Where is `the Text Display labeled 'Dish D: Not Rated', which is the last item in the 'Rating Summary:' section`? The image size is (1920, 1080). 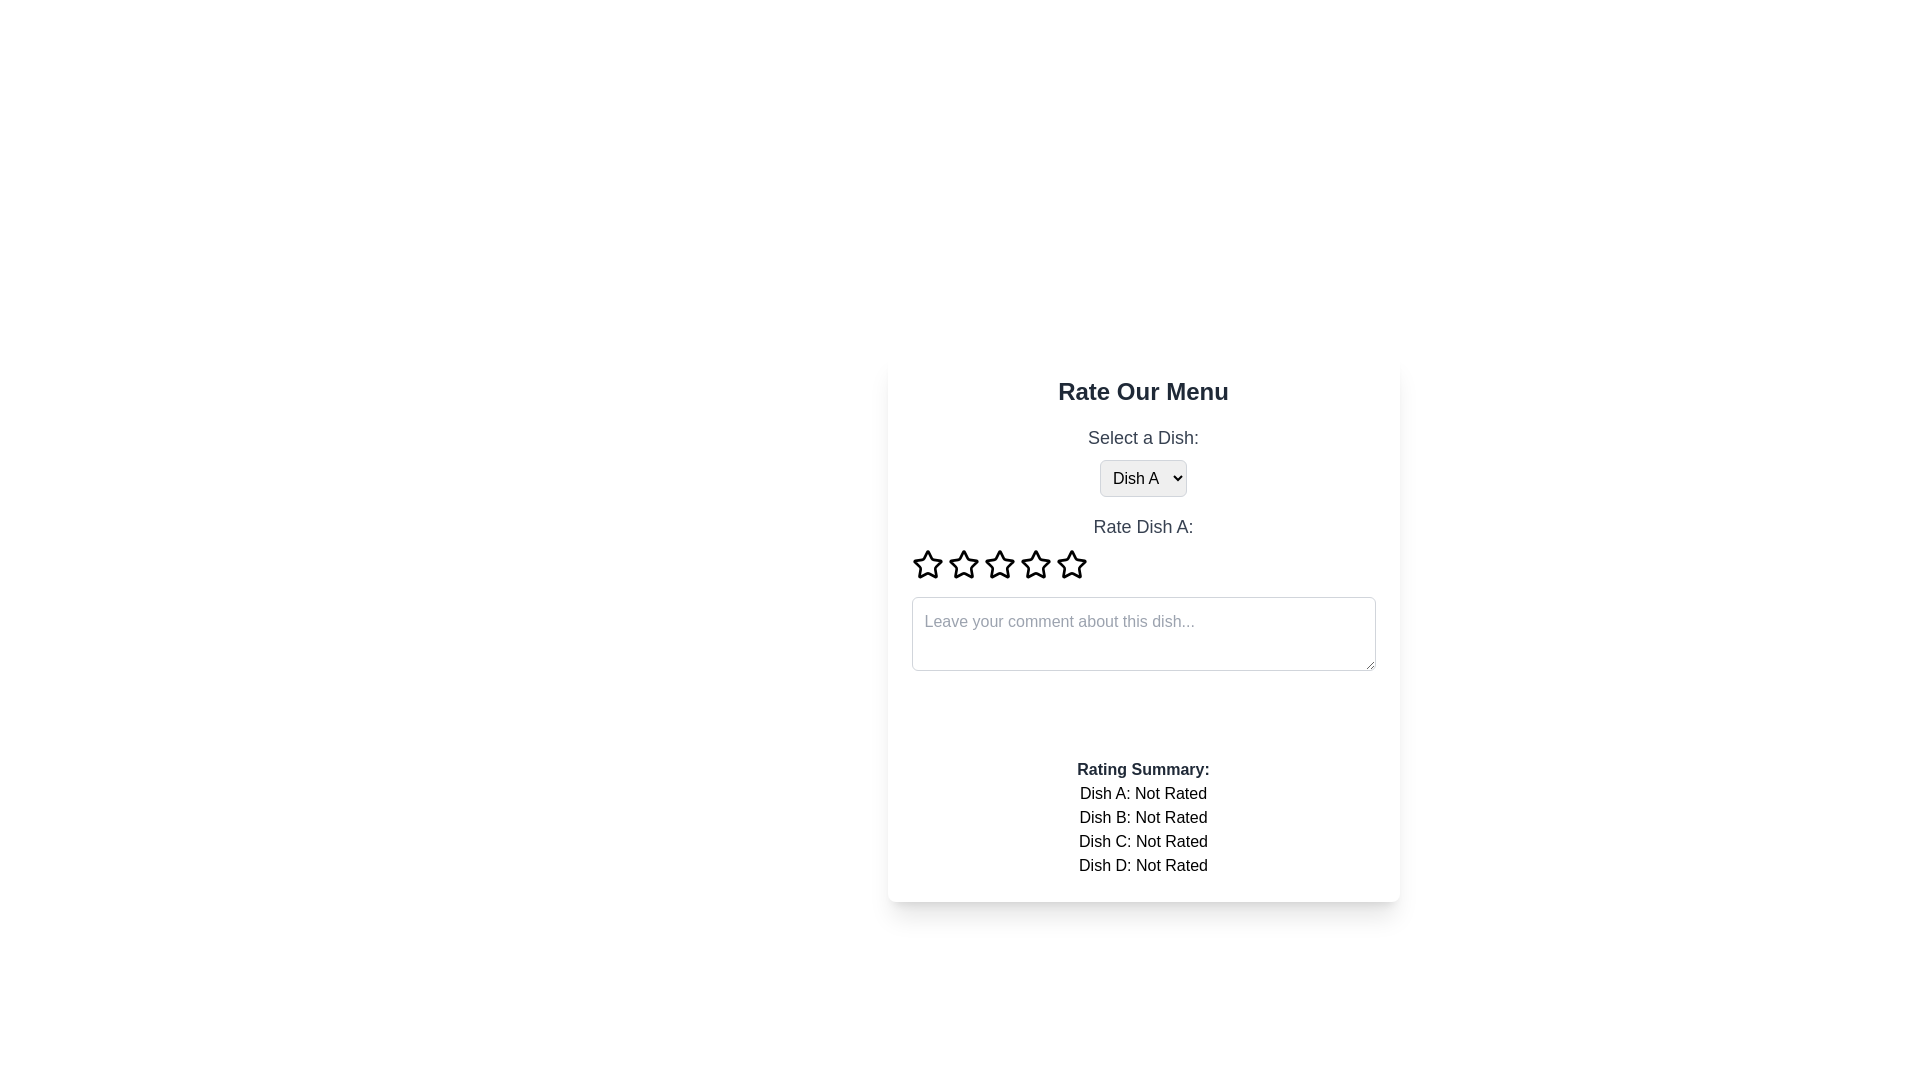 the Text Display labeled 'Dish D: Not Rated', which is the last item in the 'Rating Summary:' section is located at coordinates (1143, 865).